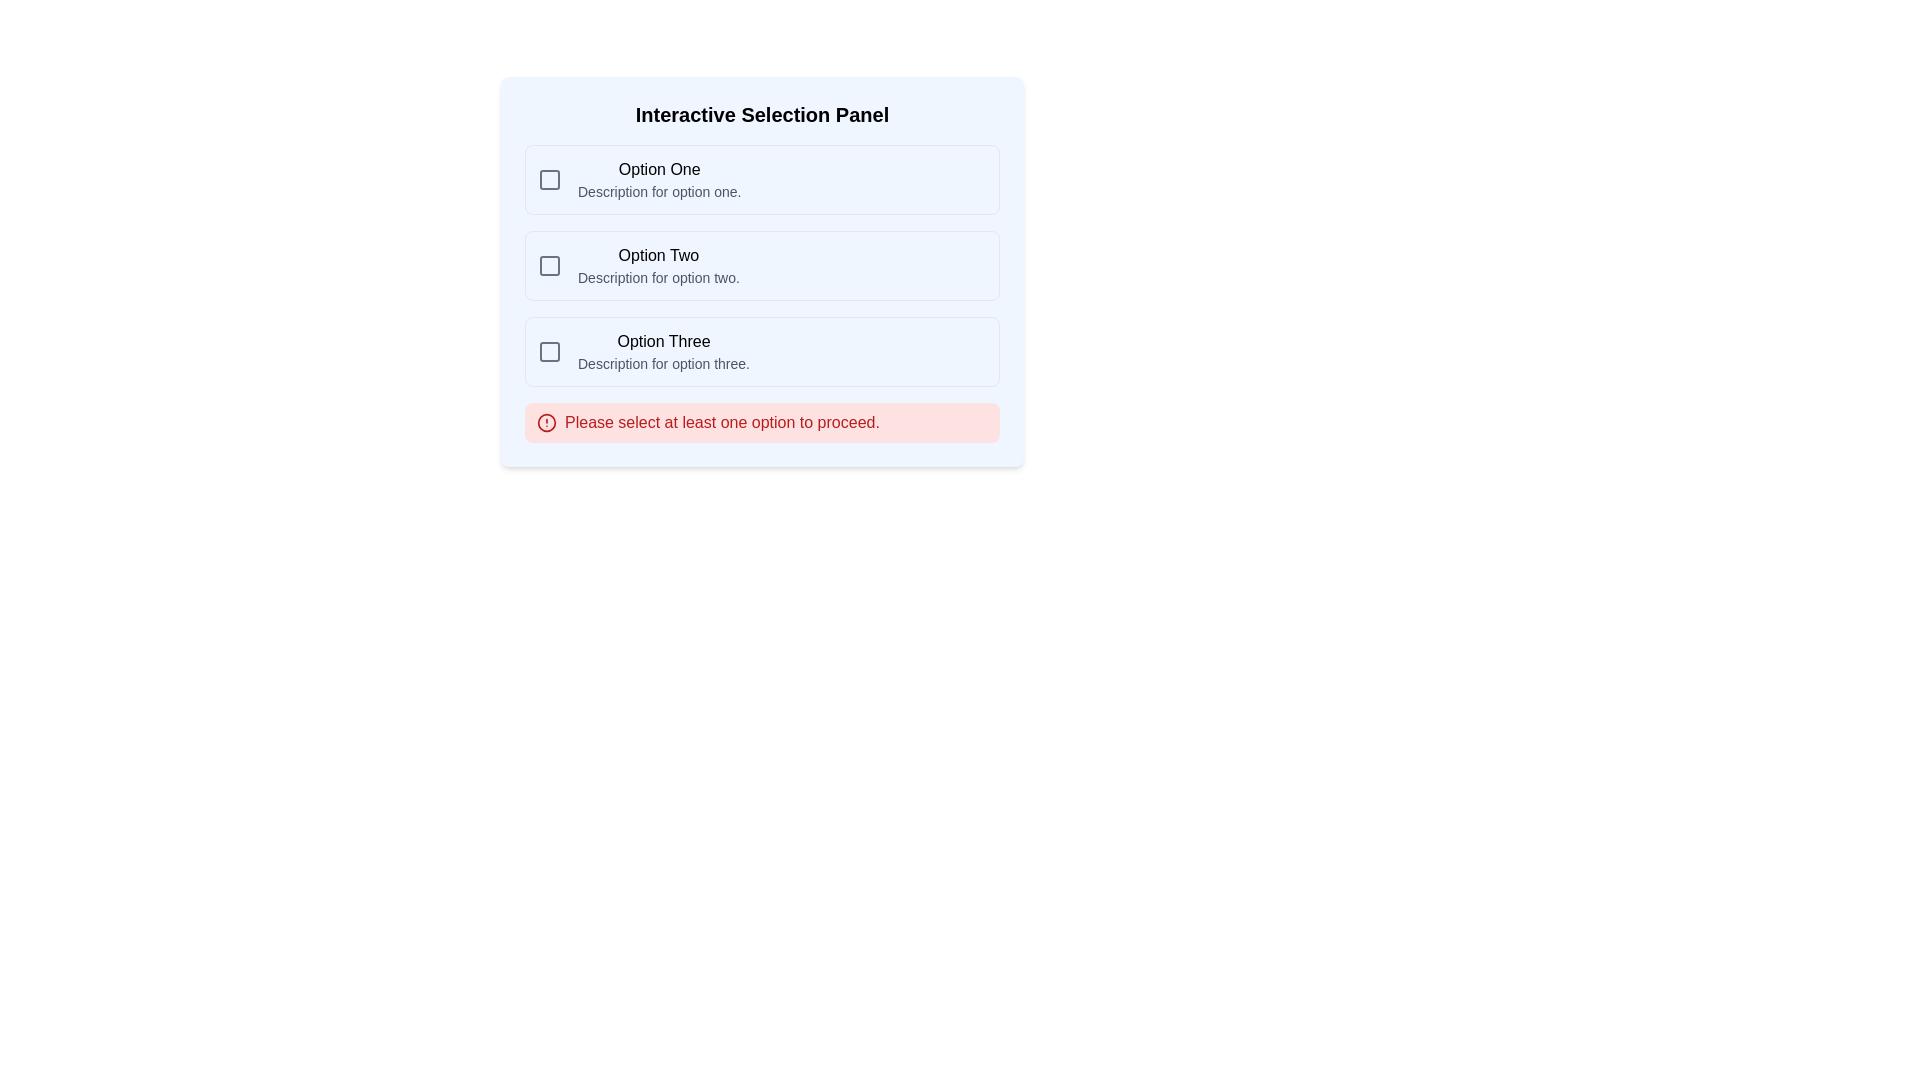 This screenshot has width=1920, height=1080. I want to click on the text label that says 'Description for option one', which is styled in gray and located directly below the title 'Option One' in the option box, so click(659, 192).